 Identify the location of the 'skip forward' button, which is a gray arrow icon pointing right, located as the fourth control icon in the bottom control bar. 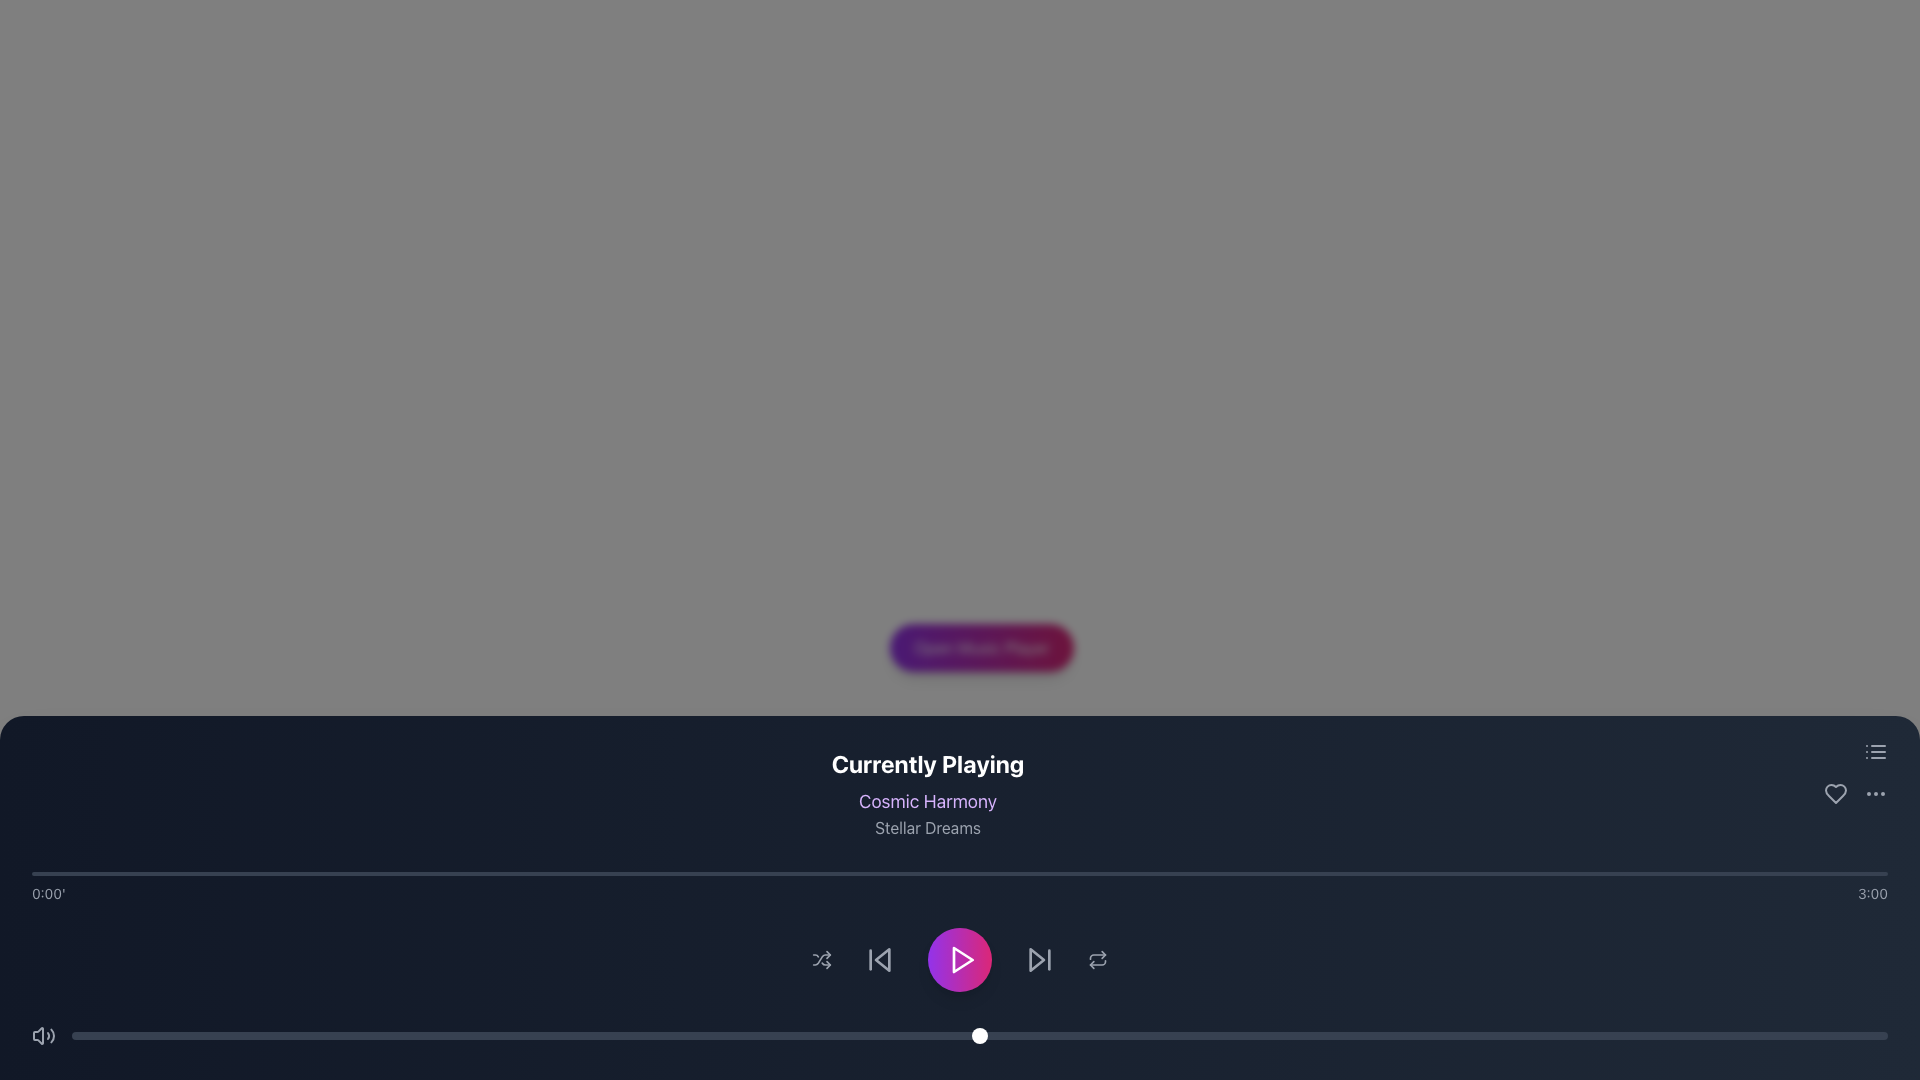
(1040, 959).